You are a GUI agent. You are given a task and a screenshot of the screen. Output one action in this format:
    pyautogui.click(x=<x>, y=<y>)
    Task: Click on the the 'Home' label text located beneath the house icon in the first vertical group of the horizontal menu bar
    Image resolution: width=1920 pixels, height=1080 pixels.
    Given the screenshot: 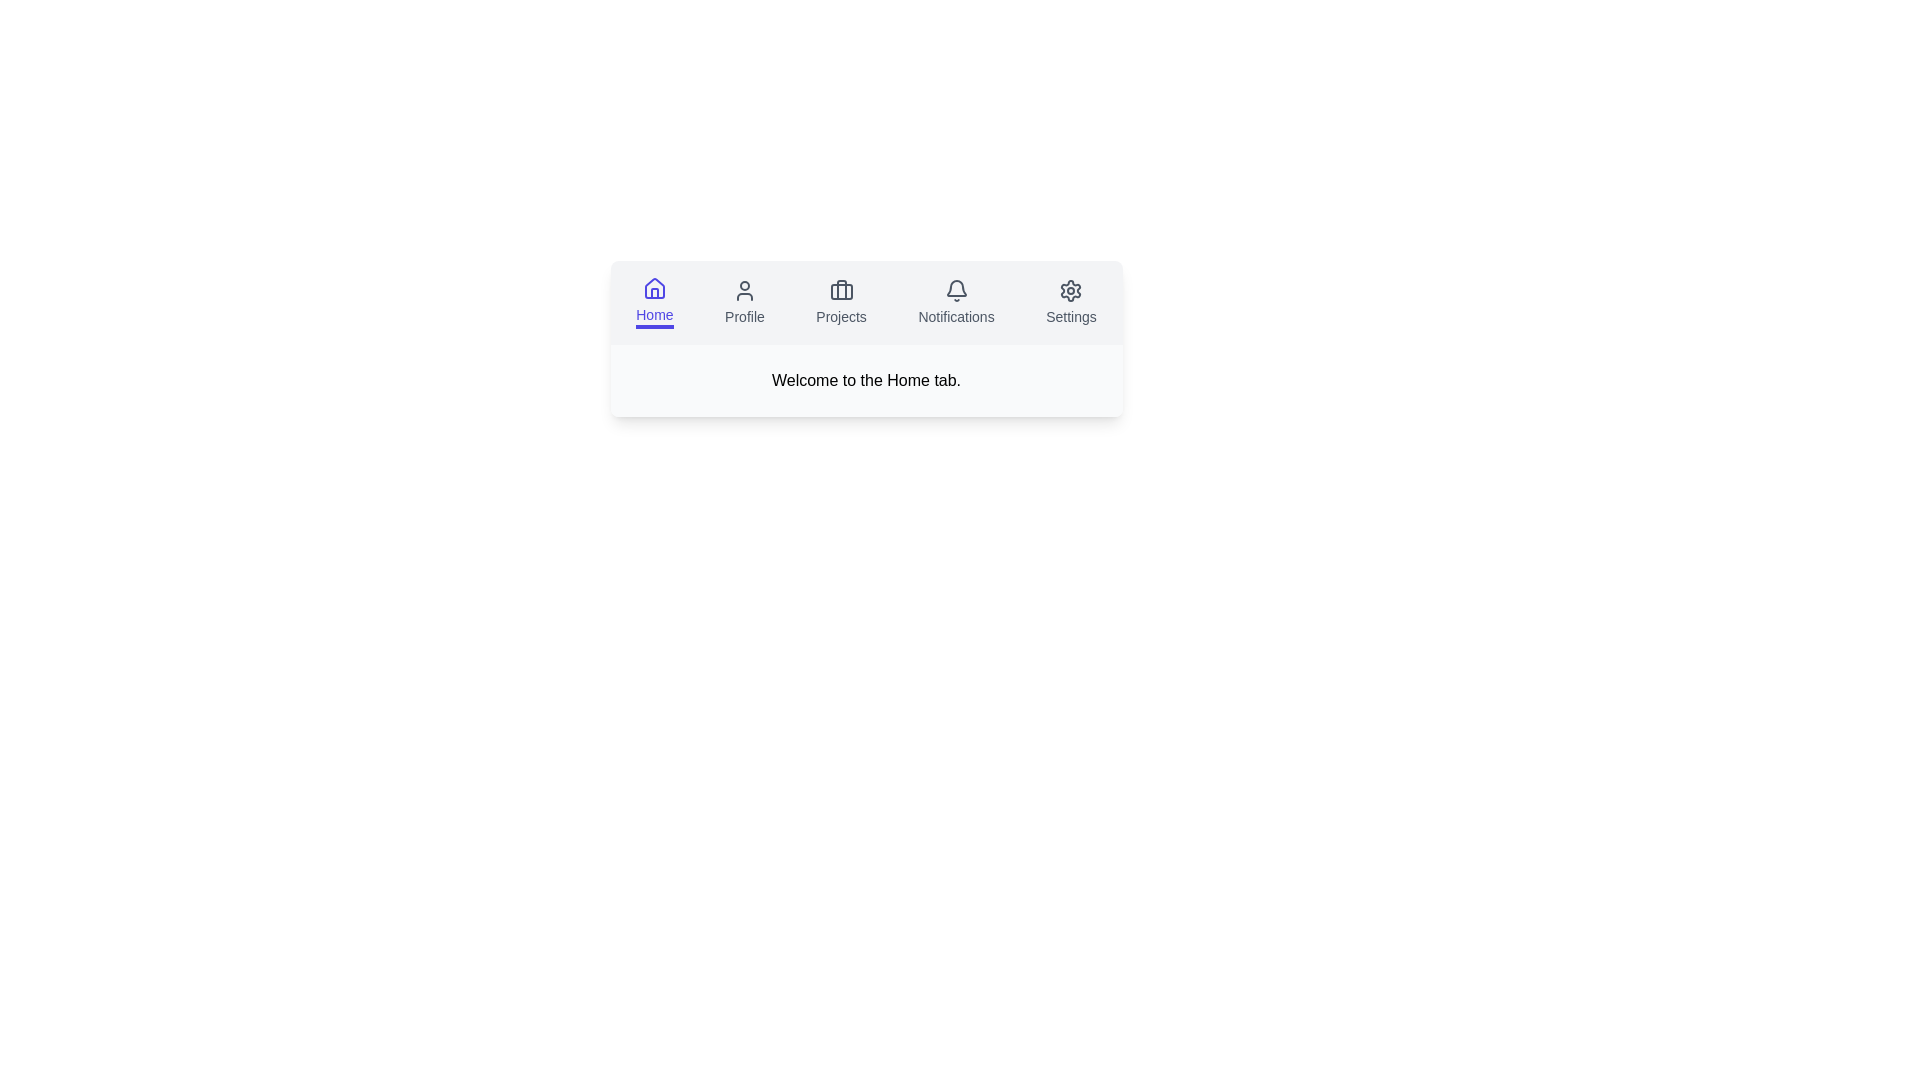 What is the action you would take?
    pyautogui.click(x=654, y=315)
    